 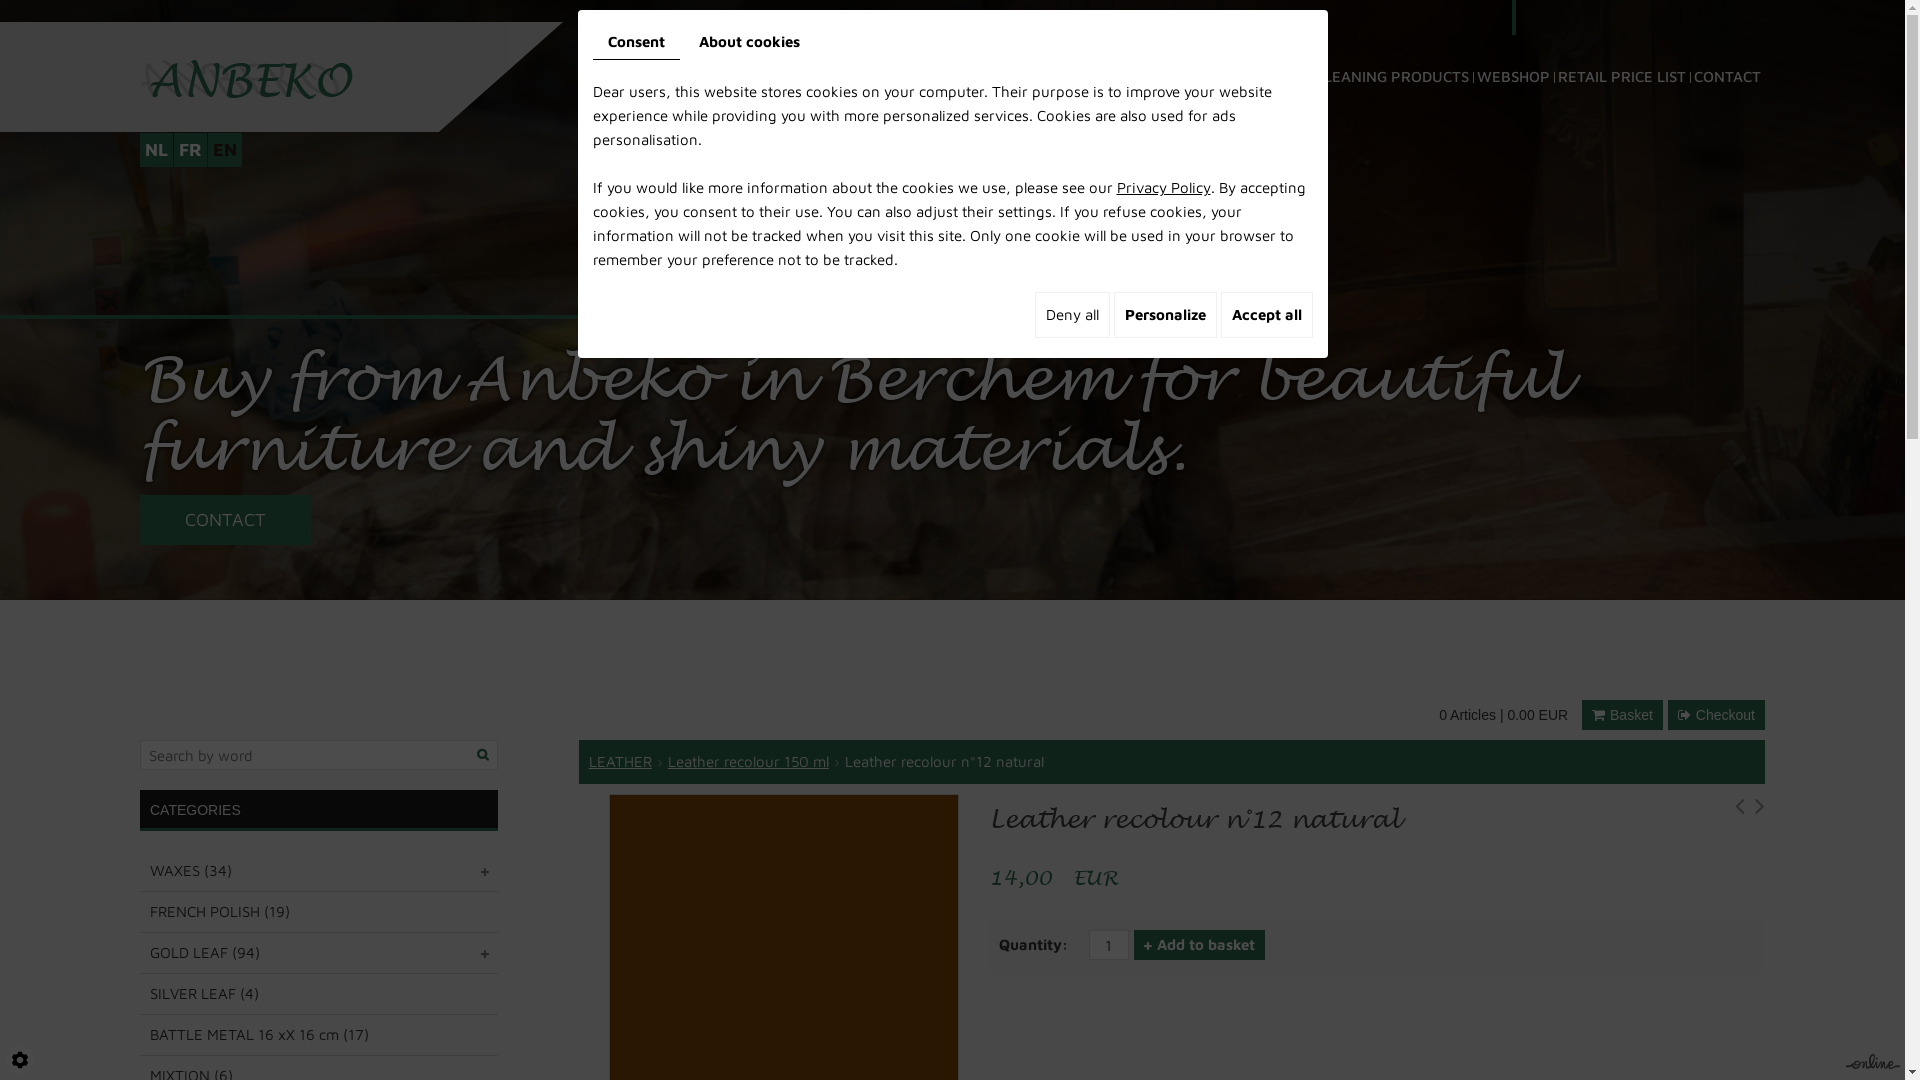 I want to click on 'EN', so click(x=225, y=149).